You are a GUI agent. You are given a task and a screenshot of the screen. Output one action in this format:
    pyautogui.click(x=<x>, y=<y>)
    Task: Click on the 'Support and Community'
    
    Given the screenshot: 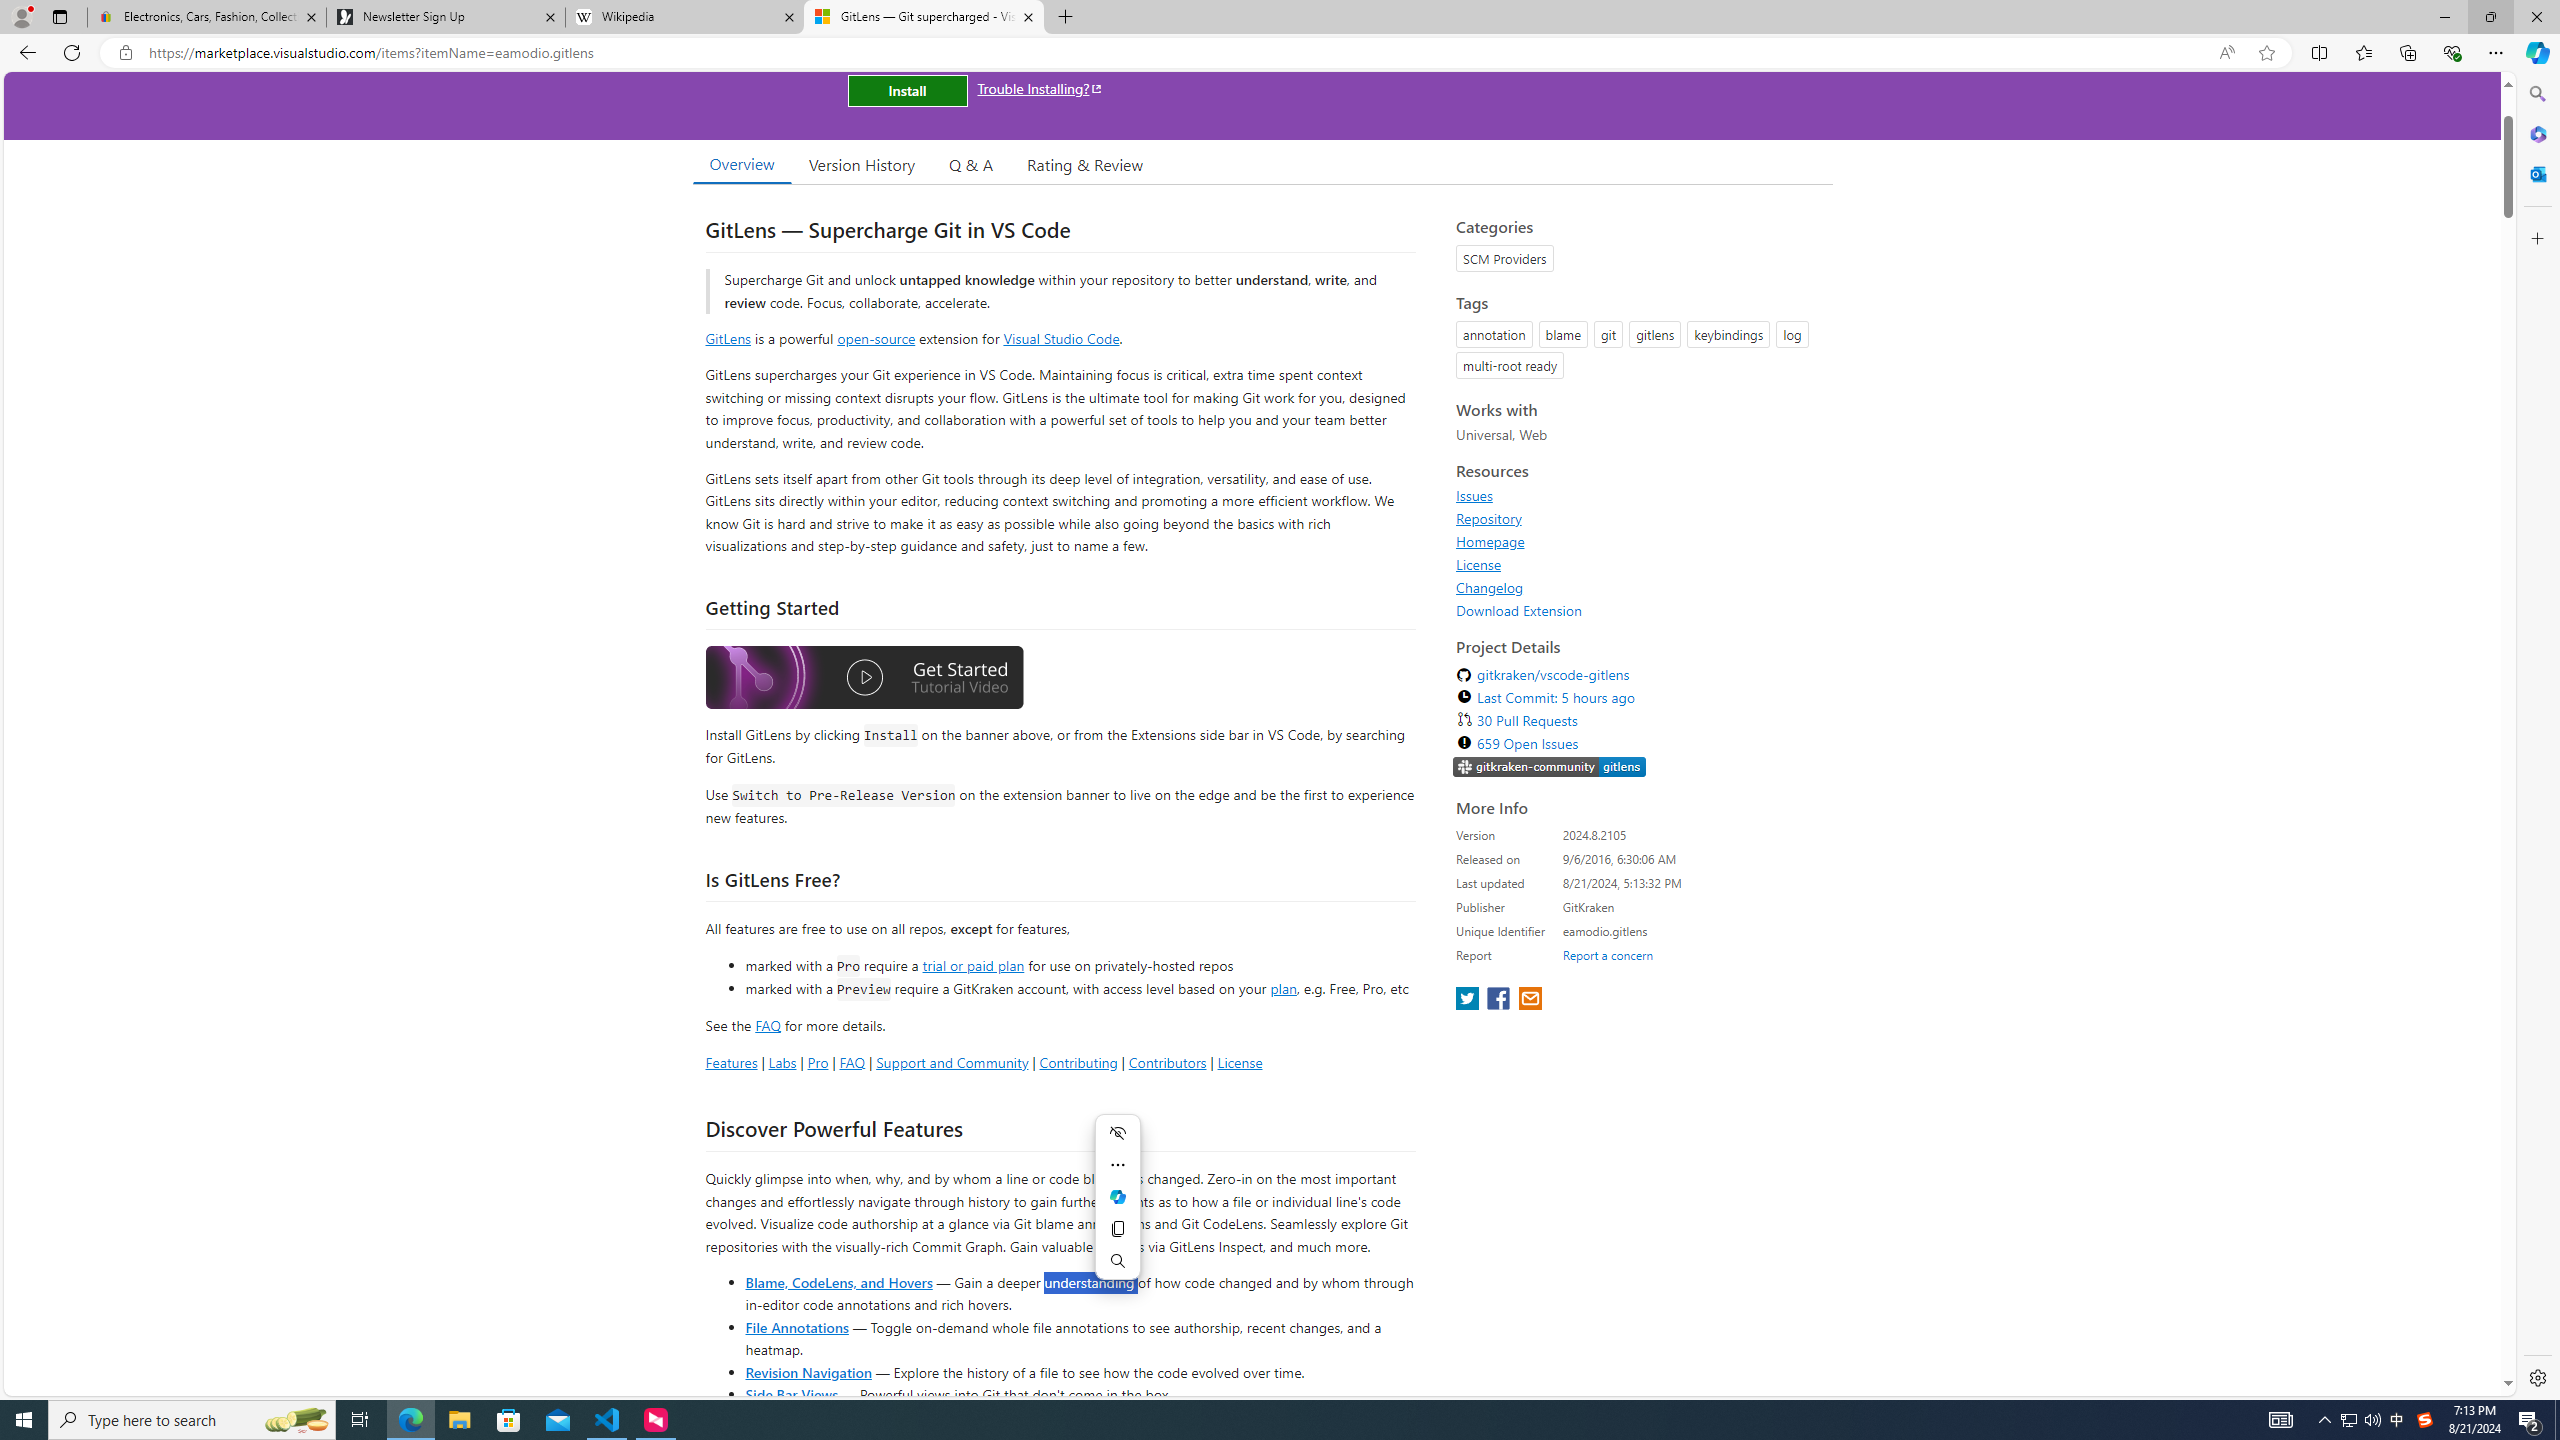 What is the action you would take?
    pyautogui.click(x=951, y=1061)
    